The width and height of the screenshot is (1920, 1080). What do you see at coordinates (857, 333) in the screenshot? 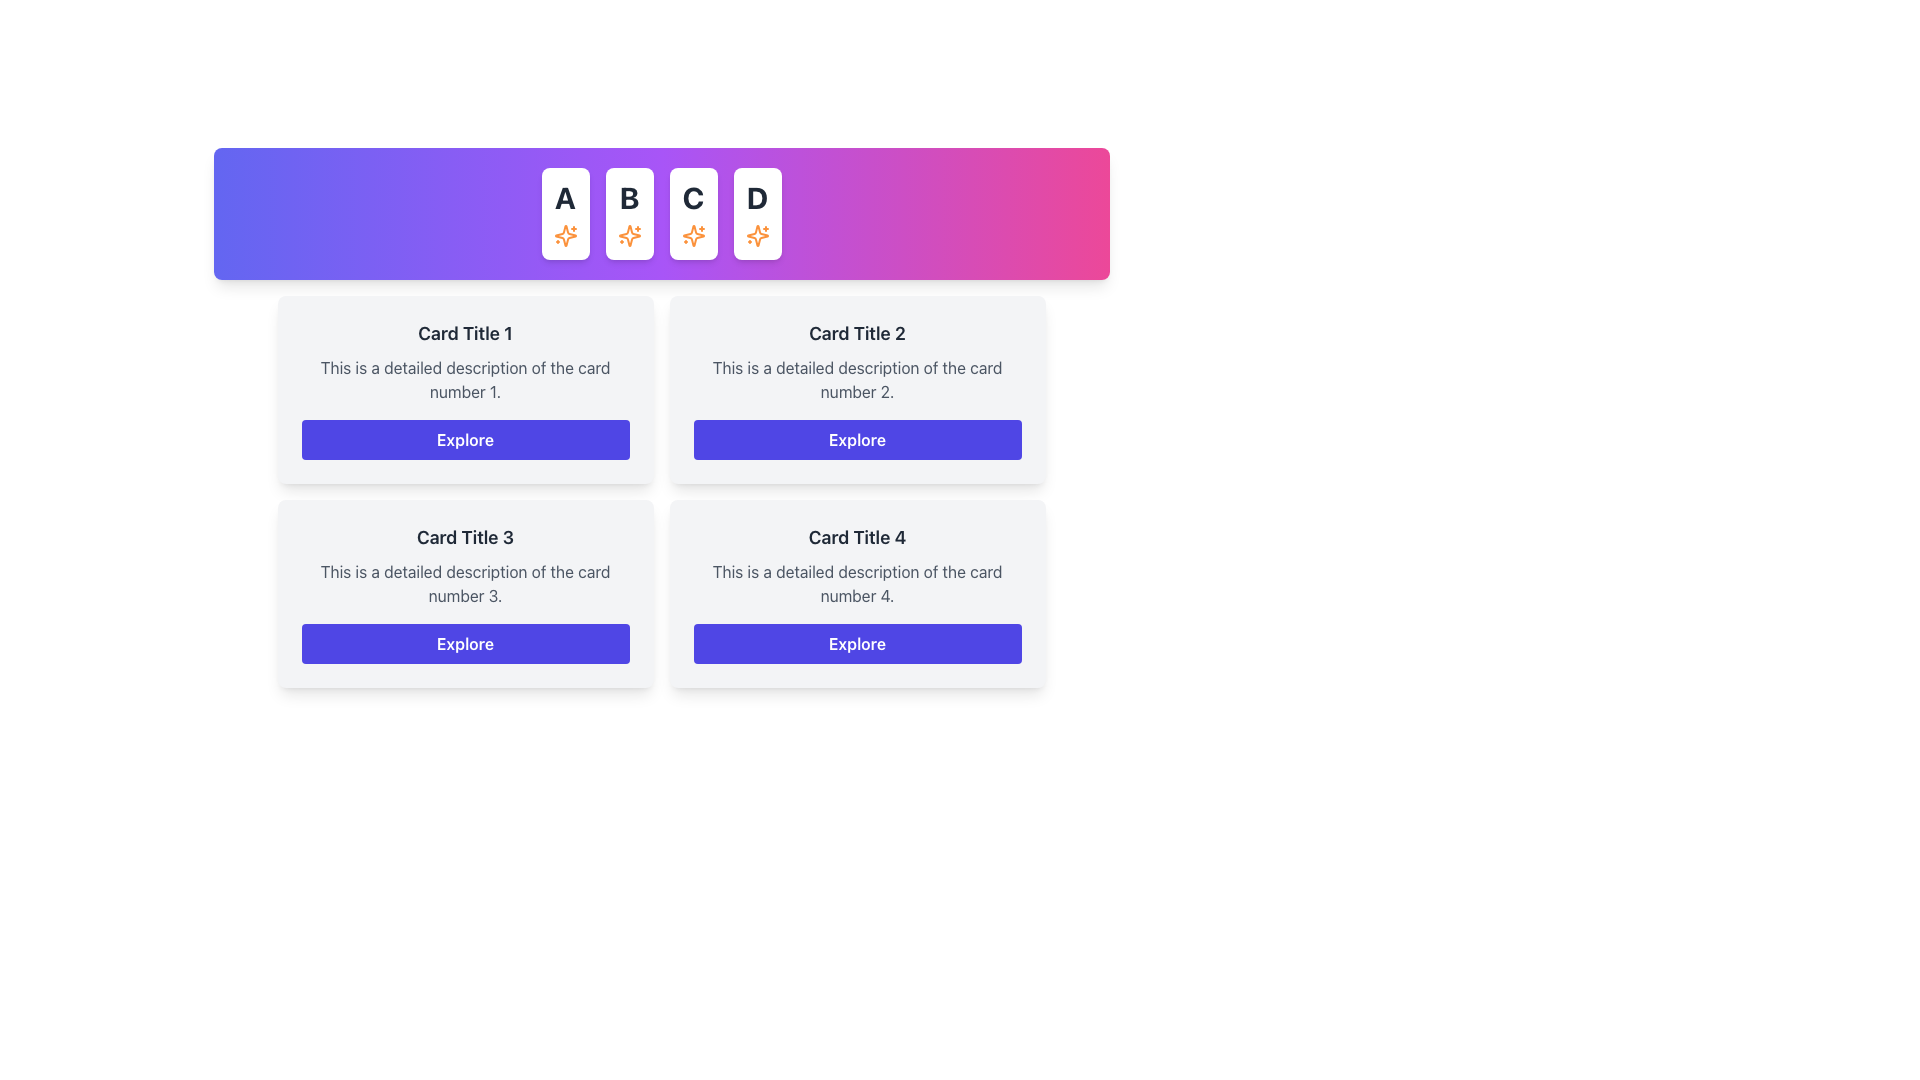
I see `the text 'Card Title 2' for copying or interacting, which is prominently displayed in bold within the second card of a 2x2 grid layout` at bounding box center [857, 333].